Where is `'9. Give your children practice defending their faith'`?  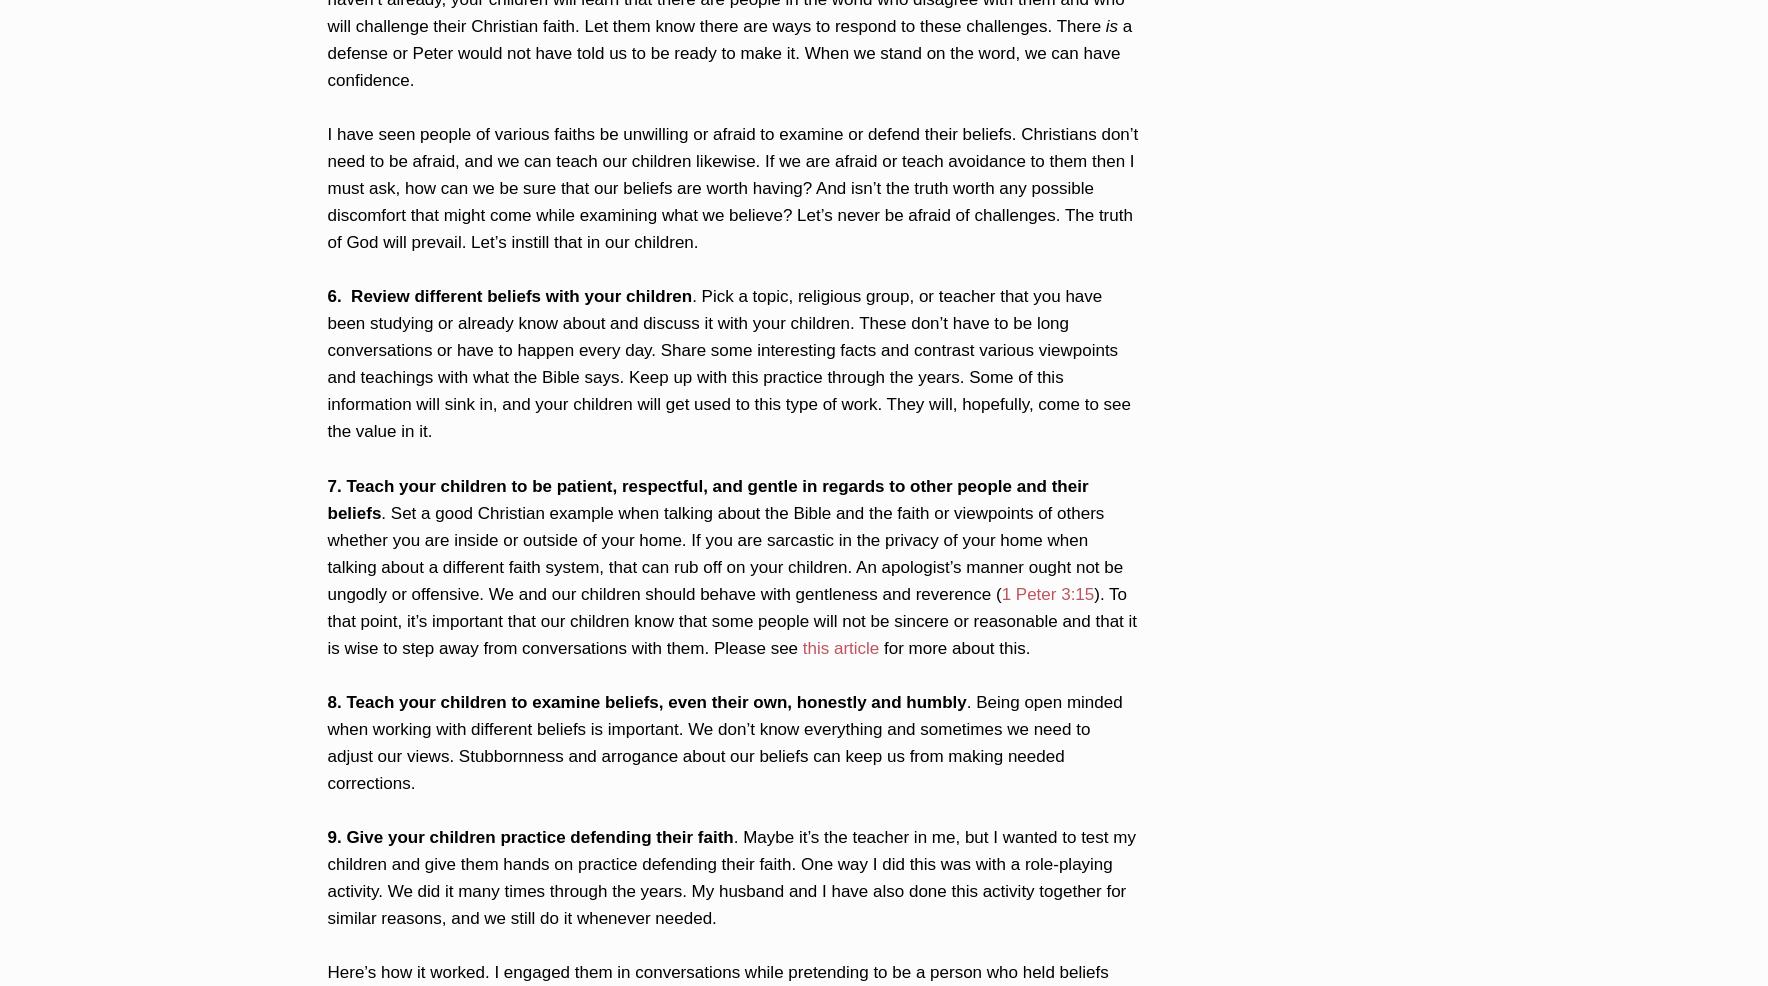
'9. Give your children practice defending their faith' is located at coordinates (529, 835).